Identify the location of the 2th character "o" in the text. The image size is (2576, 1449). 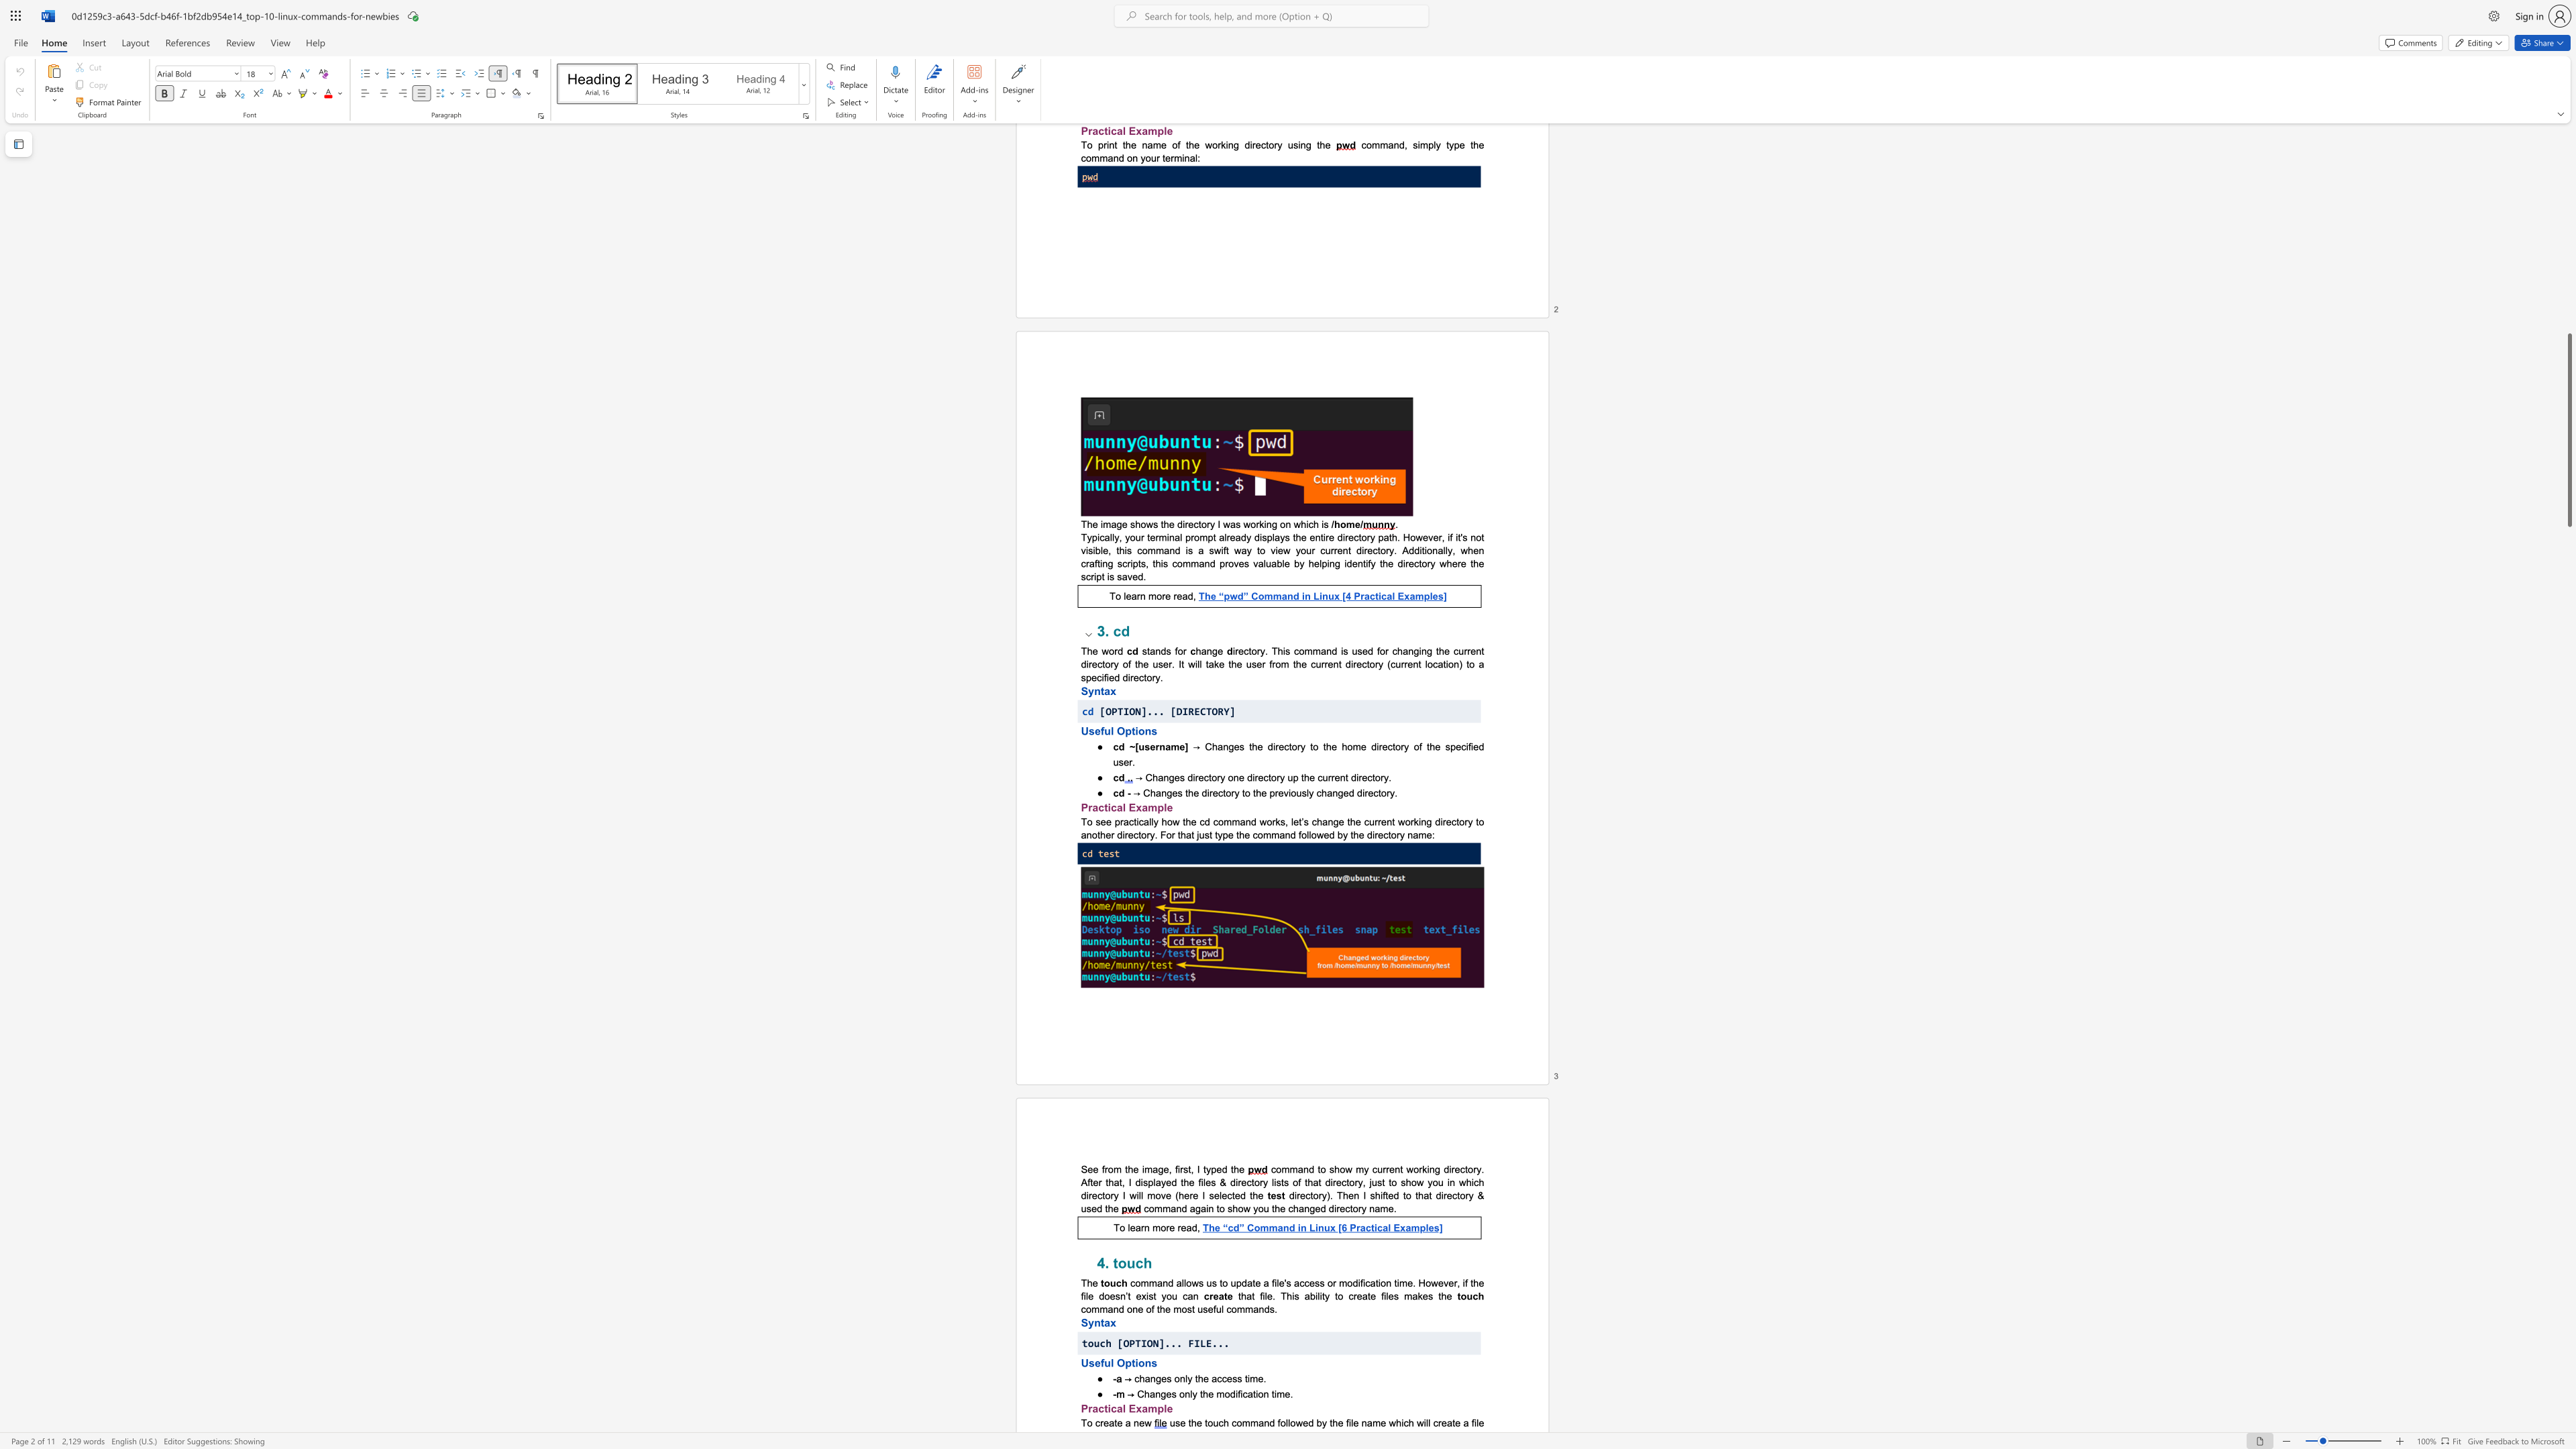
(1163, 1227).